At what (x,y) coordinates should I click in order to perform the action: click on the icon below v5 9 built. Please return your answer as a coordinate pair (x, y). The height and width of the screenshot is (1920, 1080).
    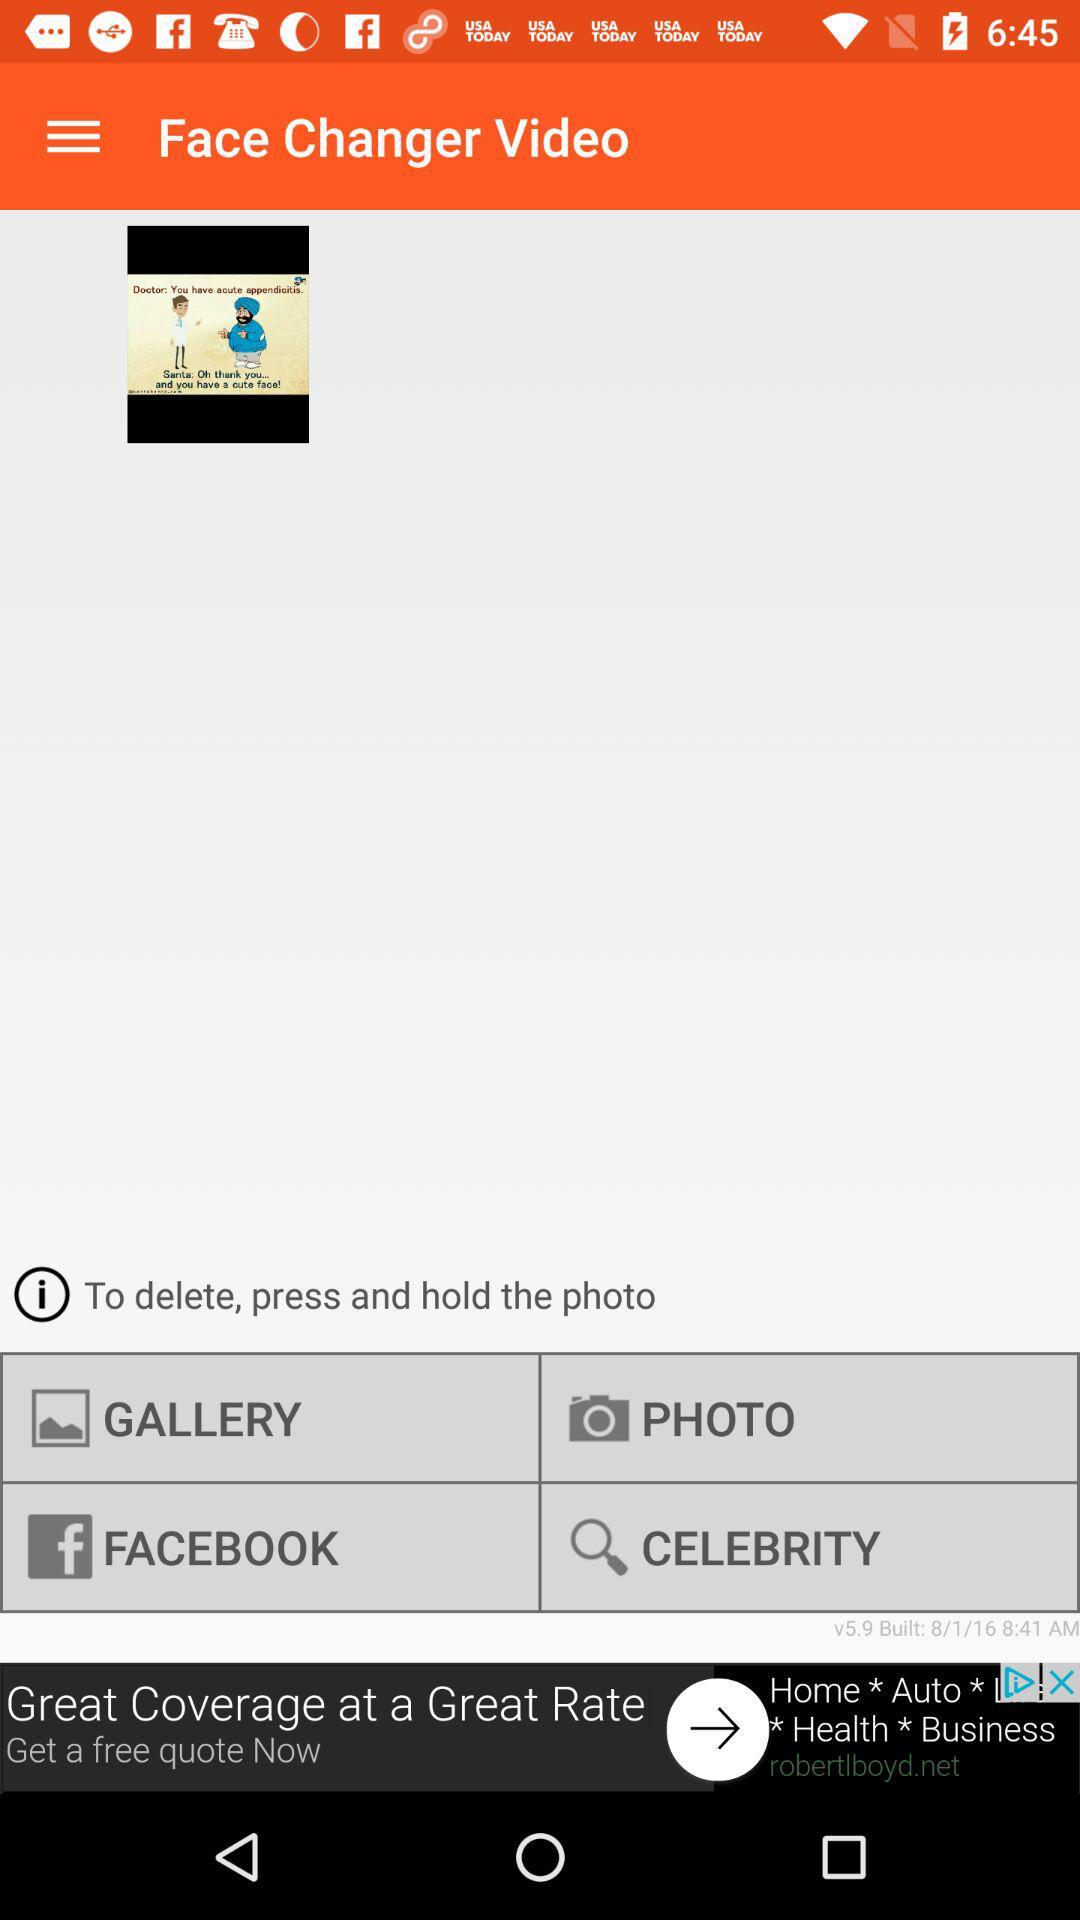
    Looking at the image, I should click on (540, 1727).